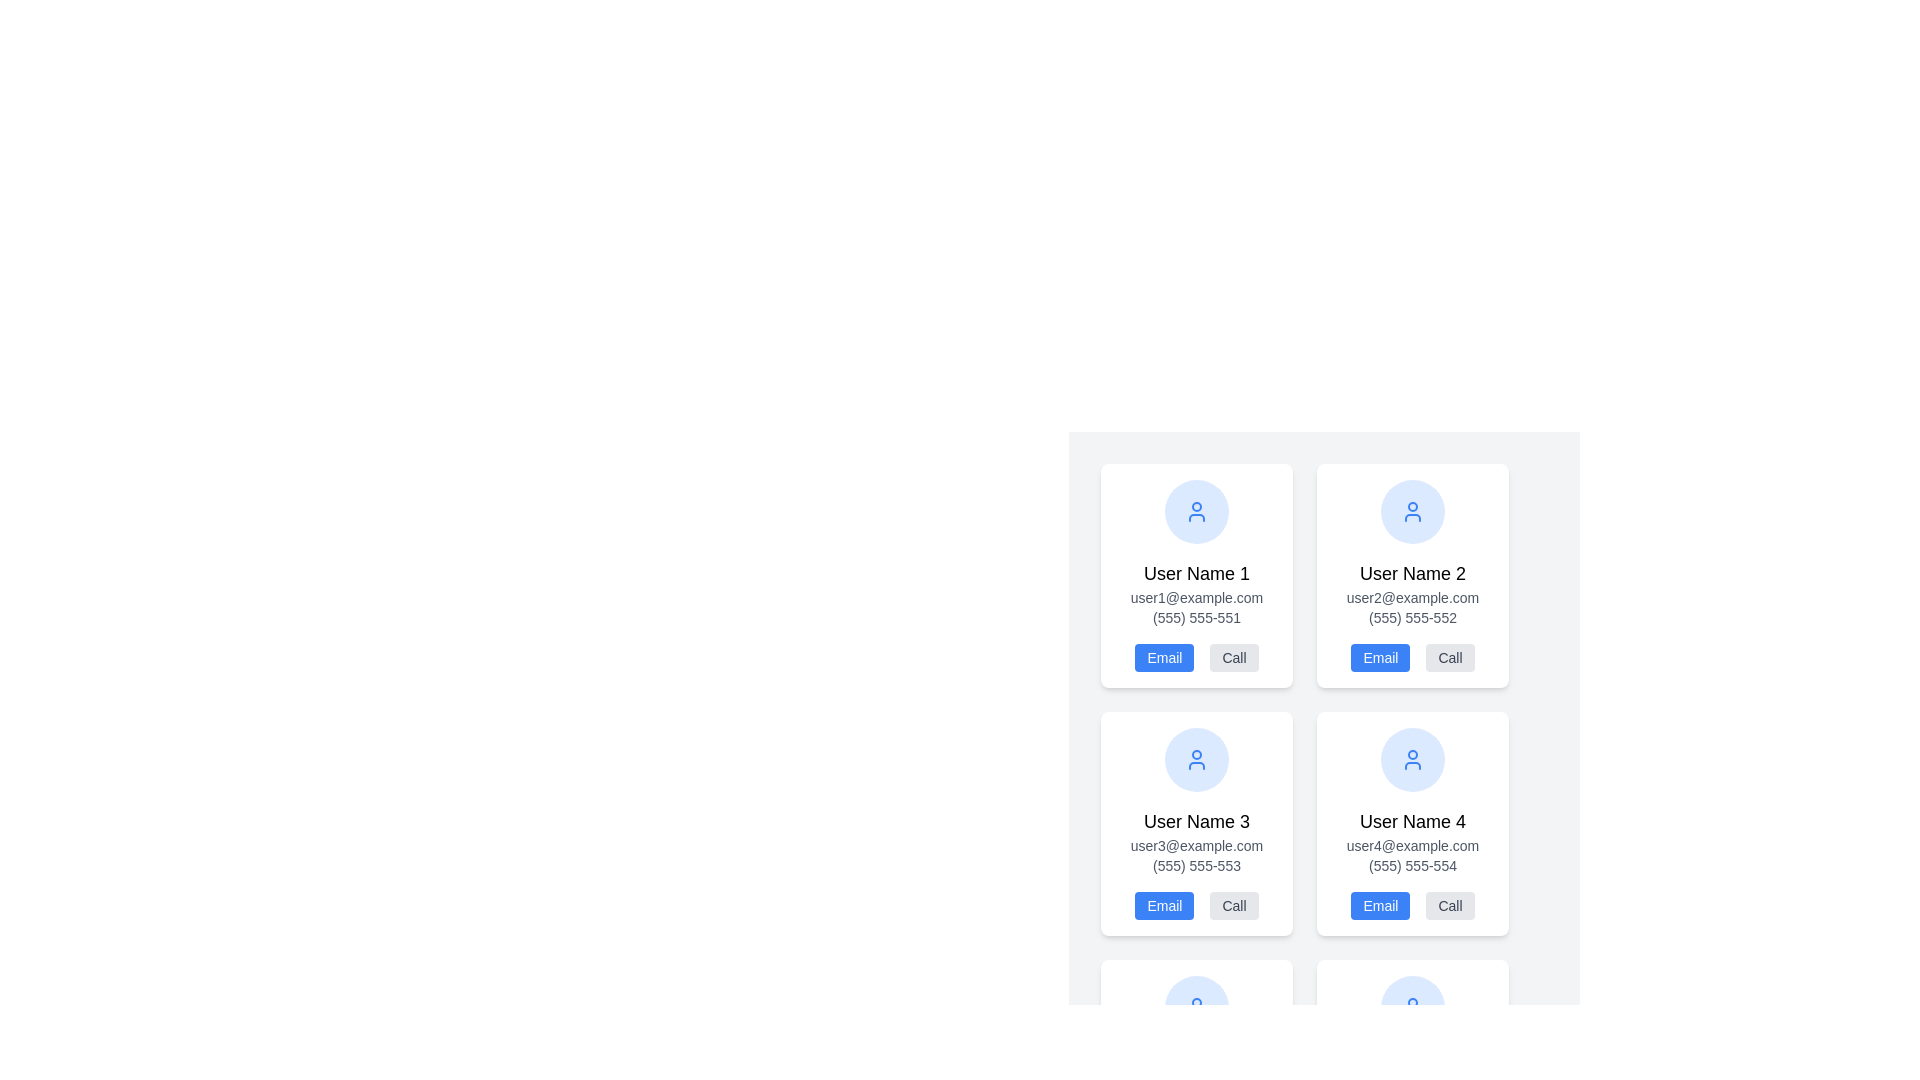 Image resolution: width=1920 pixels, height=1080 pixels. I want to click on the non-interactive decorative avatar icon representing the user, which is the topmost item in a card layout located in the second column of a 2x2 grid, so click(1411, 511).